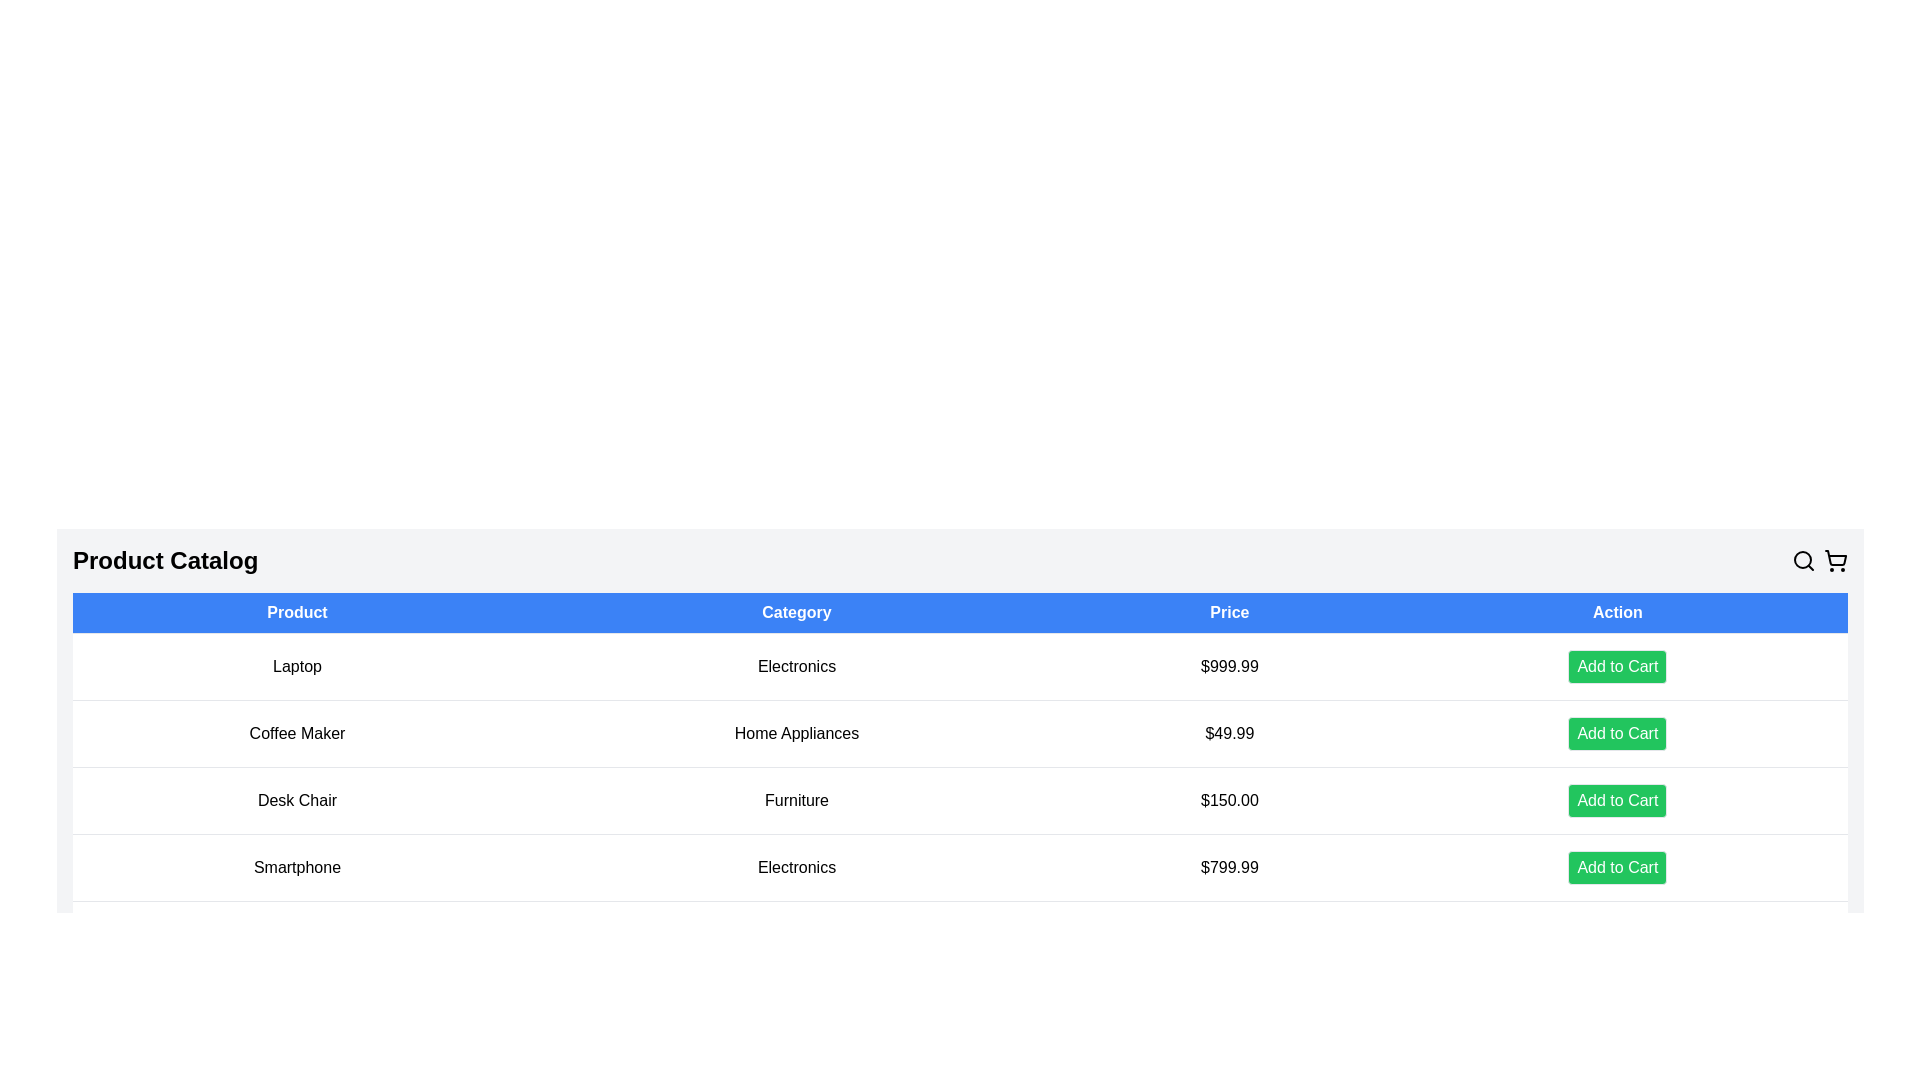 The height and width of the screenshot is (1080, 1920). What do you see at coordinates (296, 733) in the screenshot?
I see `the 'Coffee Maker' label in the product catalog table, located in the first position of the second row under the 'Product' column` at bounding box center [296, 733].